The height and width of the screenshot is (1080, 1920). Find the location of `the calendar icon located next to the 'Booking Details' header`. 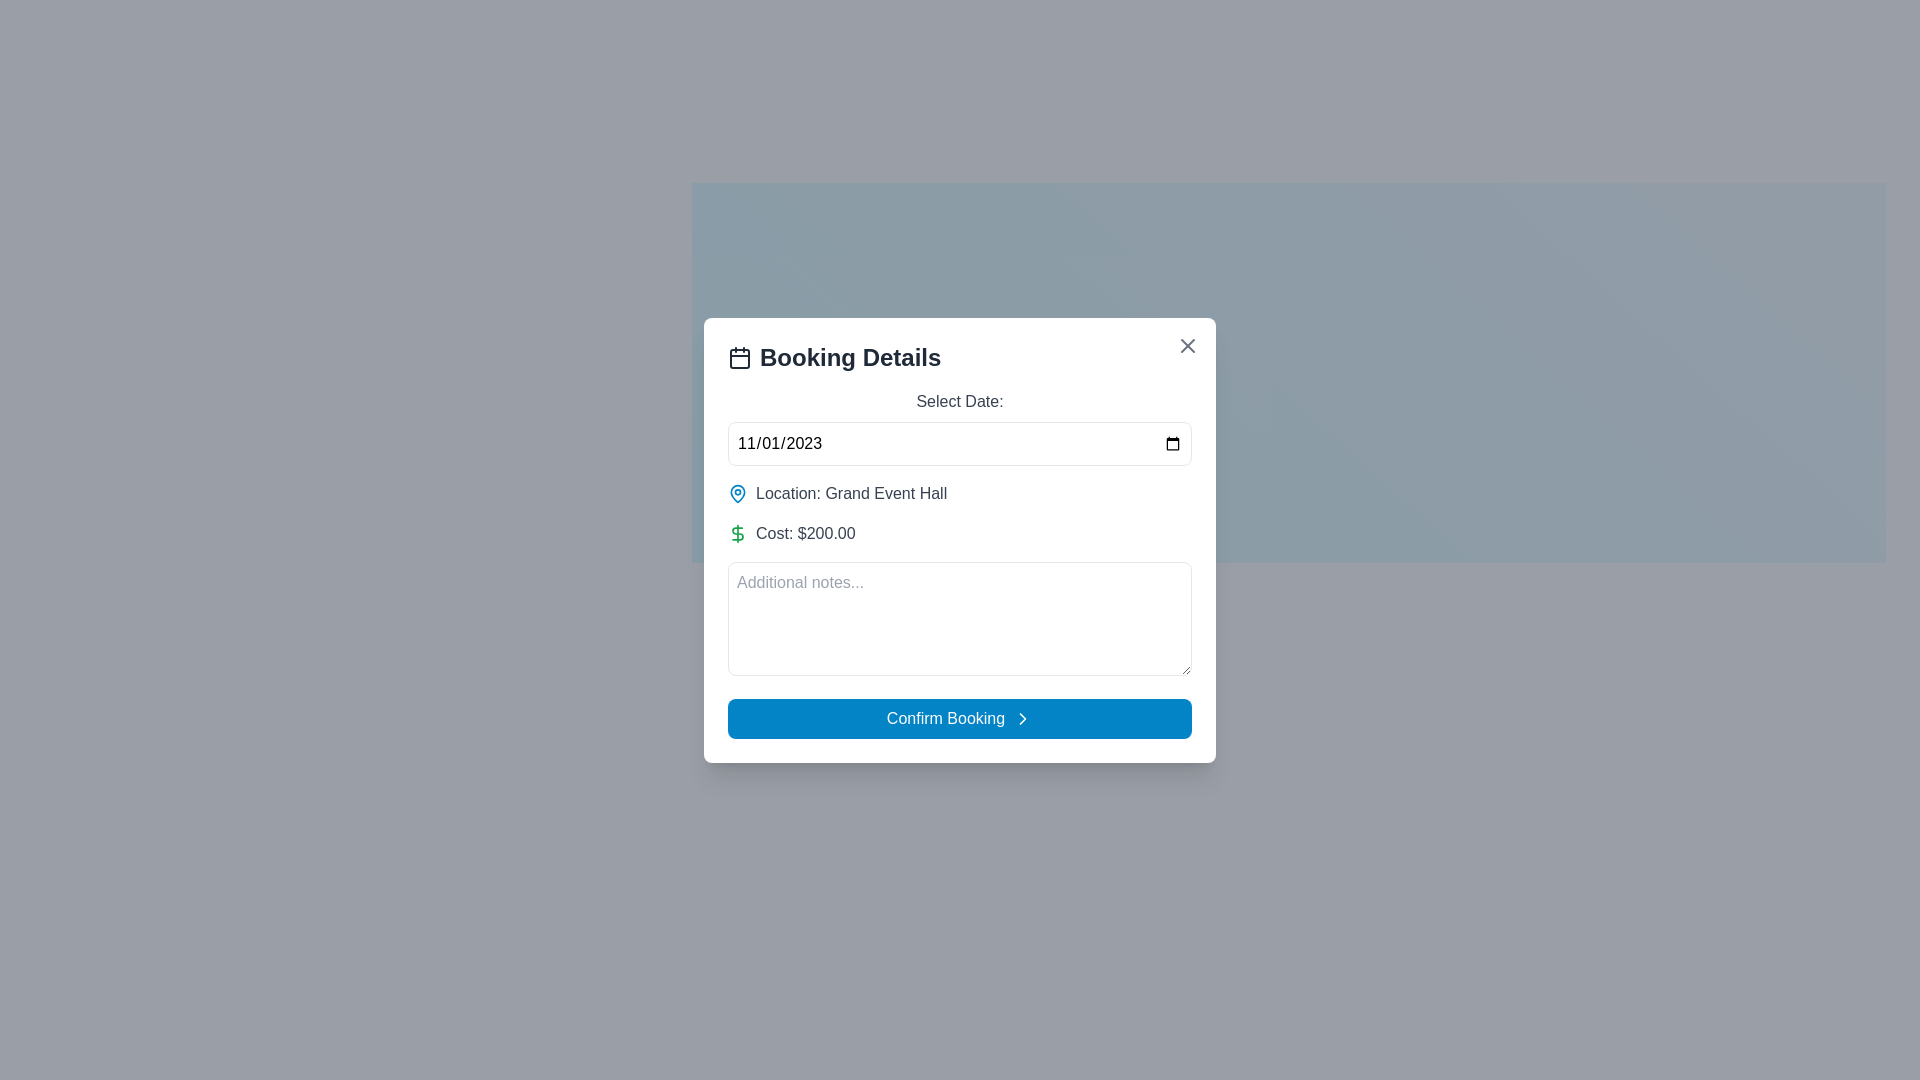

the calendar icon located next to the 'Booking Details' header is located at coordinates (738, 356).